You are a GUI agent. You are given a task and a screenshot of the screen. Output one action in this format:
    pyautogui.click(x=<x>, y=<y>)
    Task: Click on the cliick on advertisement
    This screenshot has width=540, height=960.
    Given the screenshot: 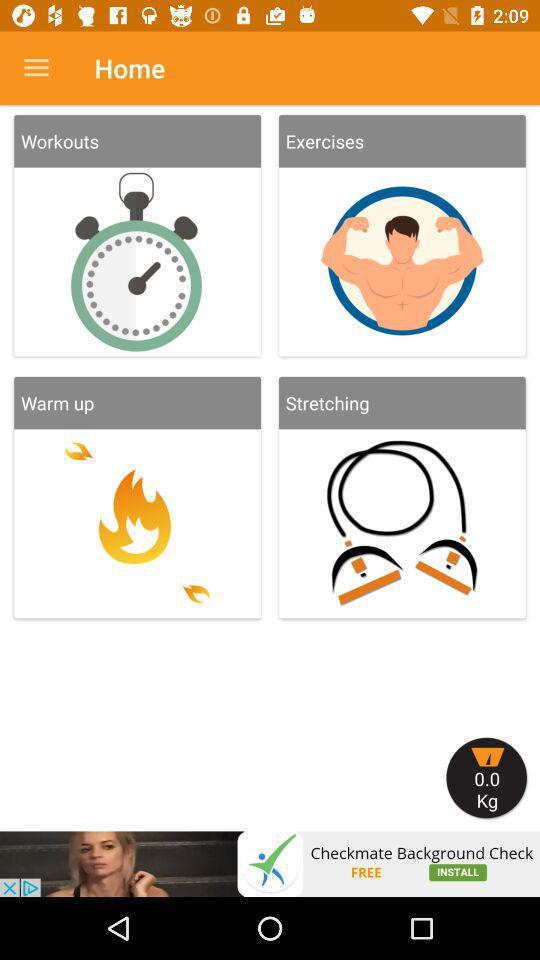 What is the action you would take?
    pyautogui.click(x=270, y=863)
    